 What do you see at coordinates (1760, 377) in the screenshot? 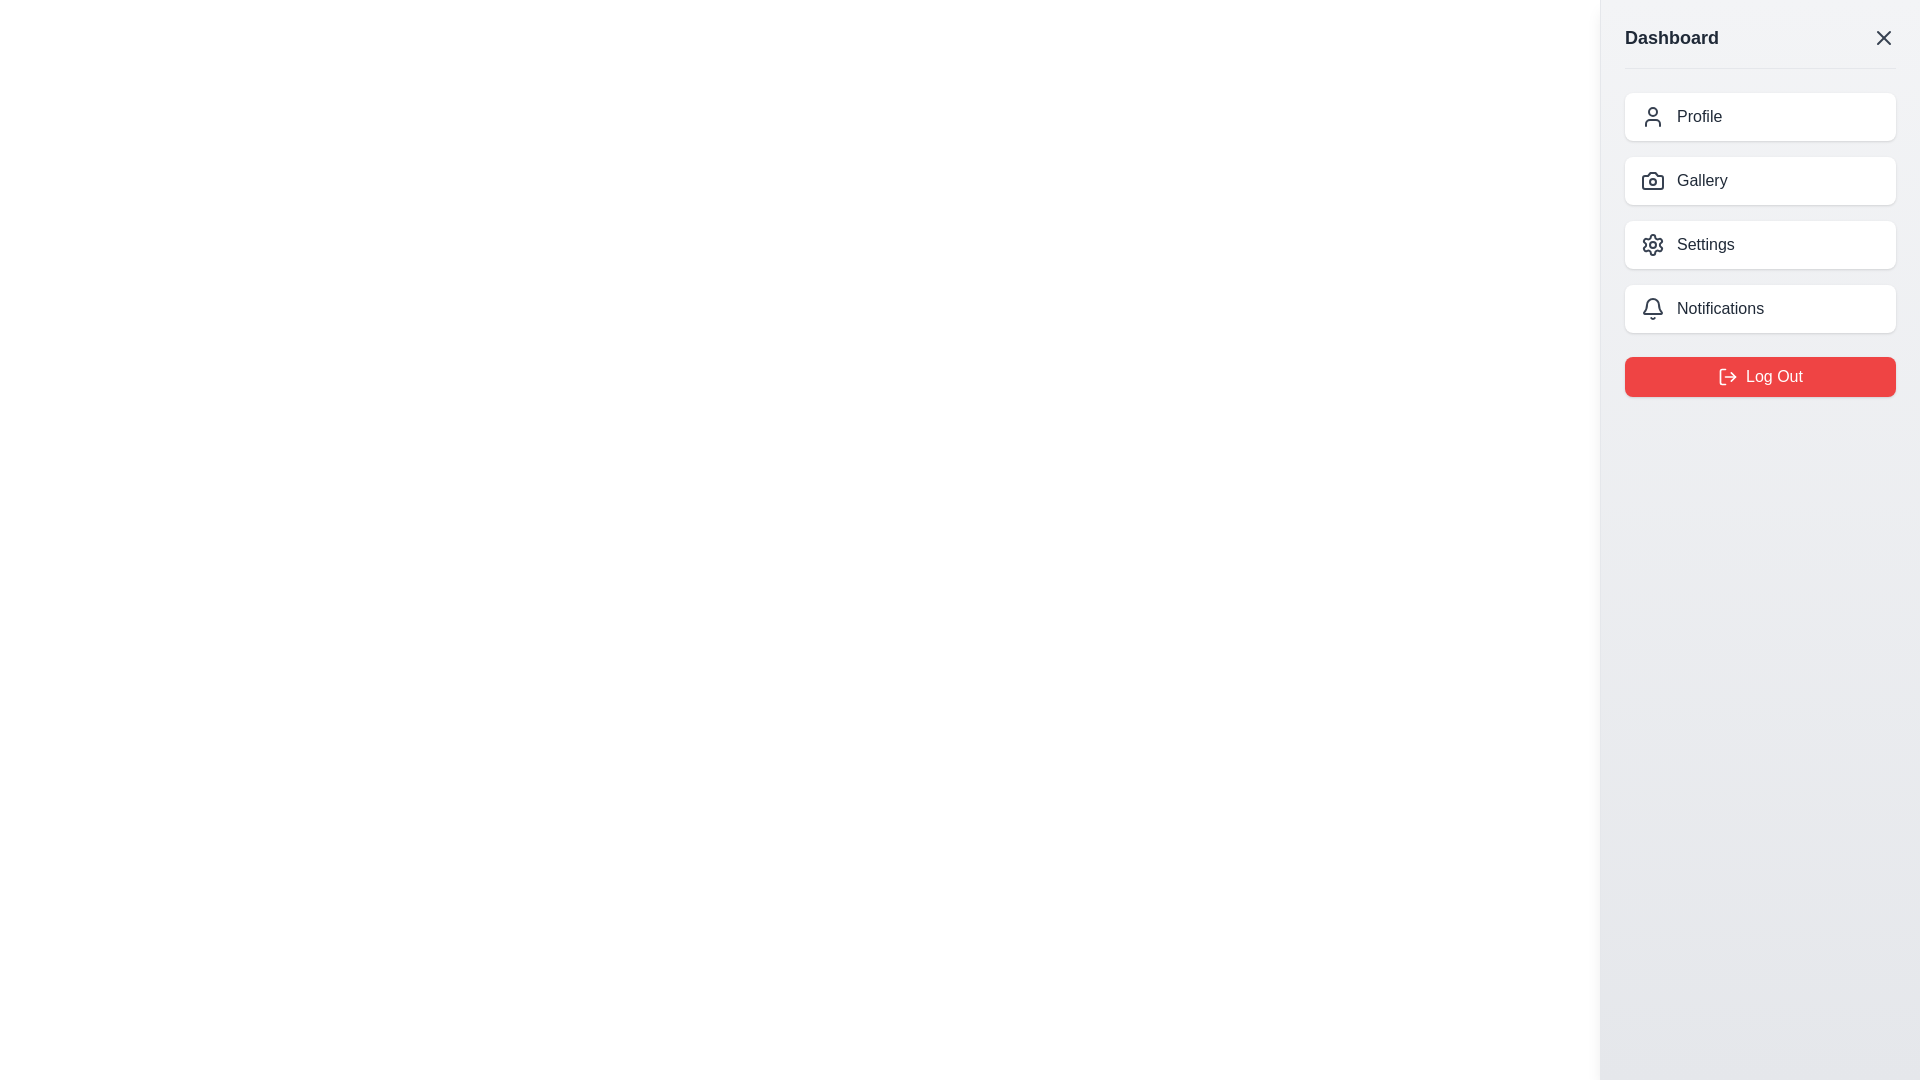
I see `the 'Log Out' button located at the bottom of the right side panel to log out of the current session` at bounding box center [1760, 377].